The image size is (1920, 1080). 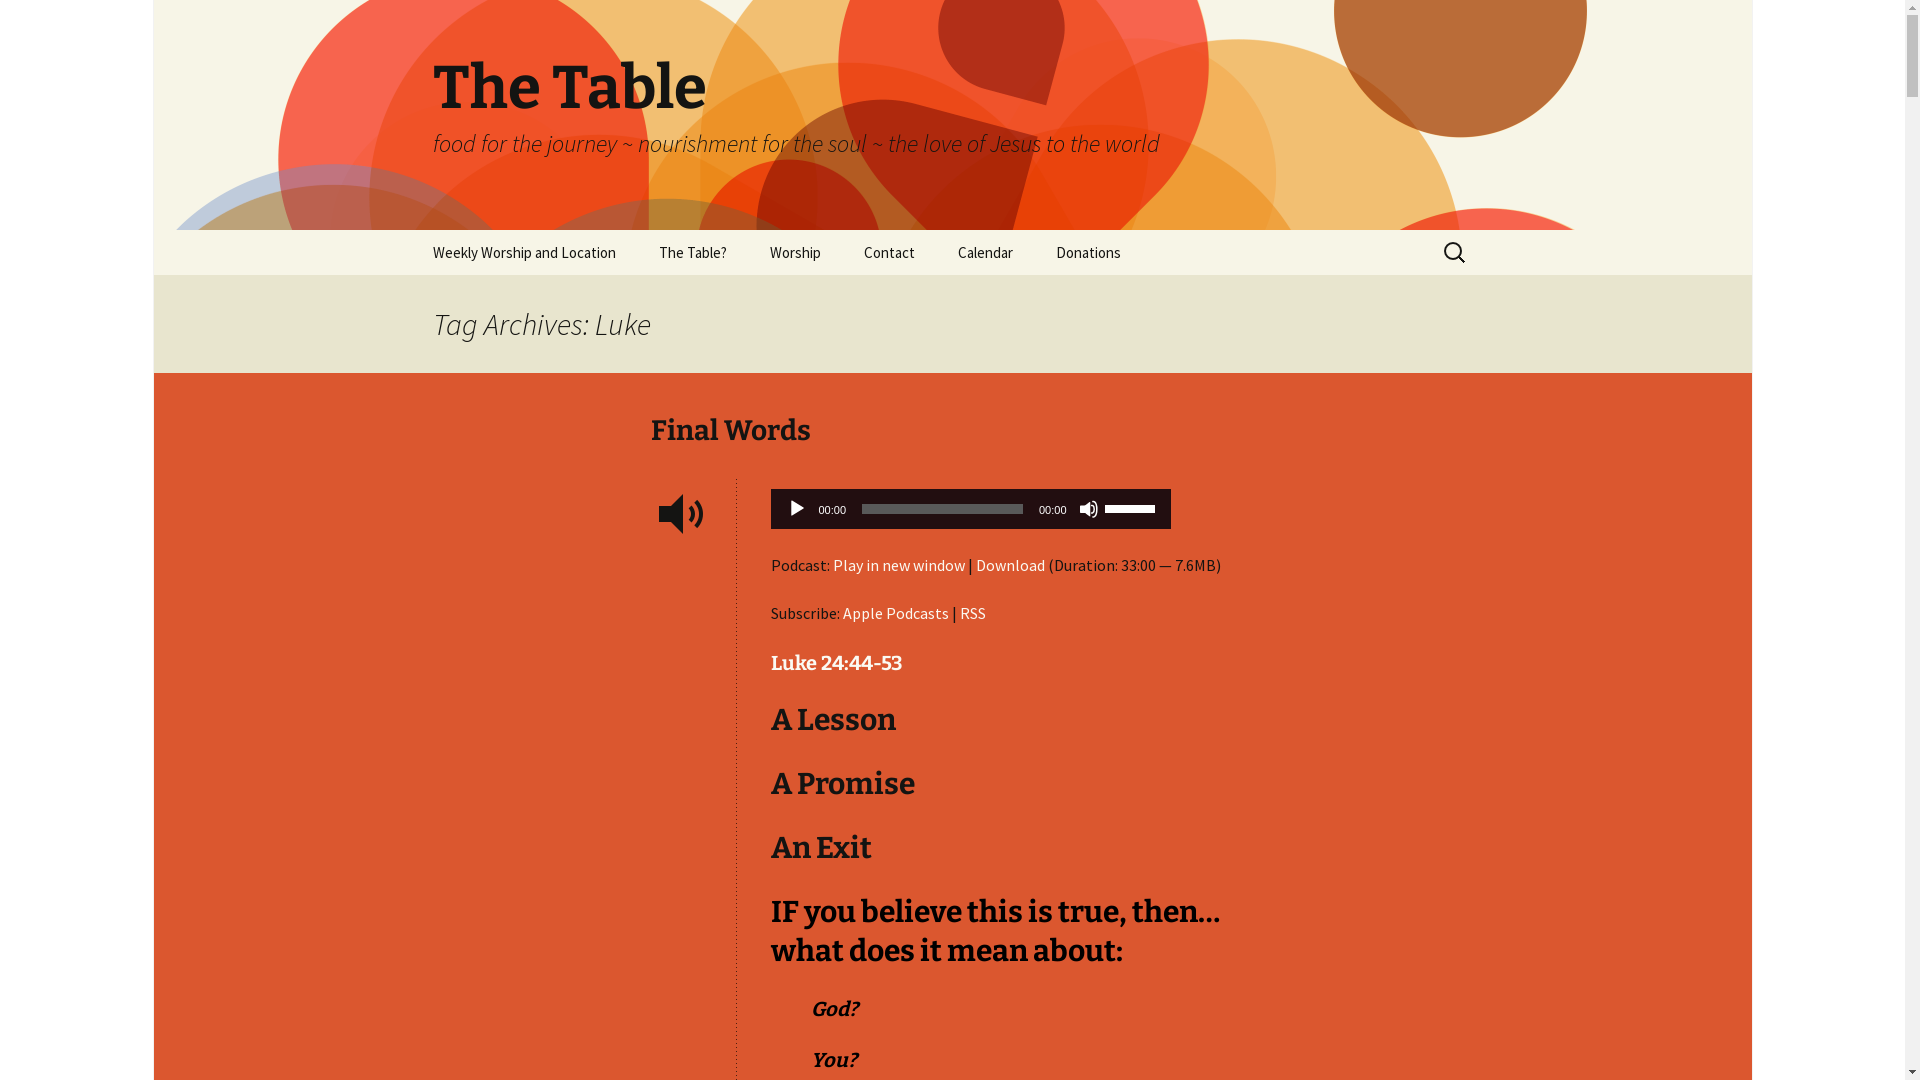 What do you see at coordinates (523, 251) in the screenshot?
I see `'Weekly Worship and Location'` at bounding box center [523, 251].